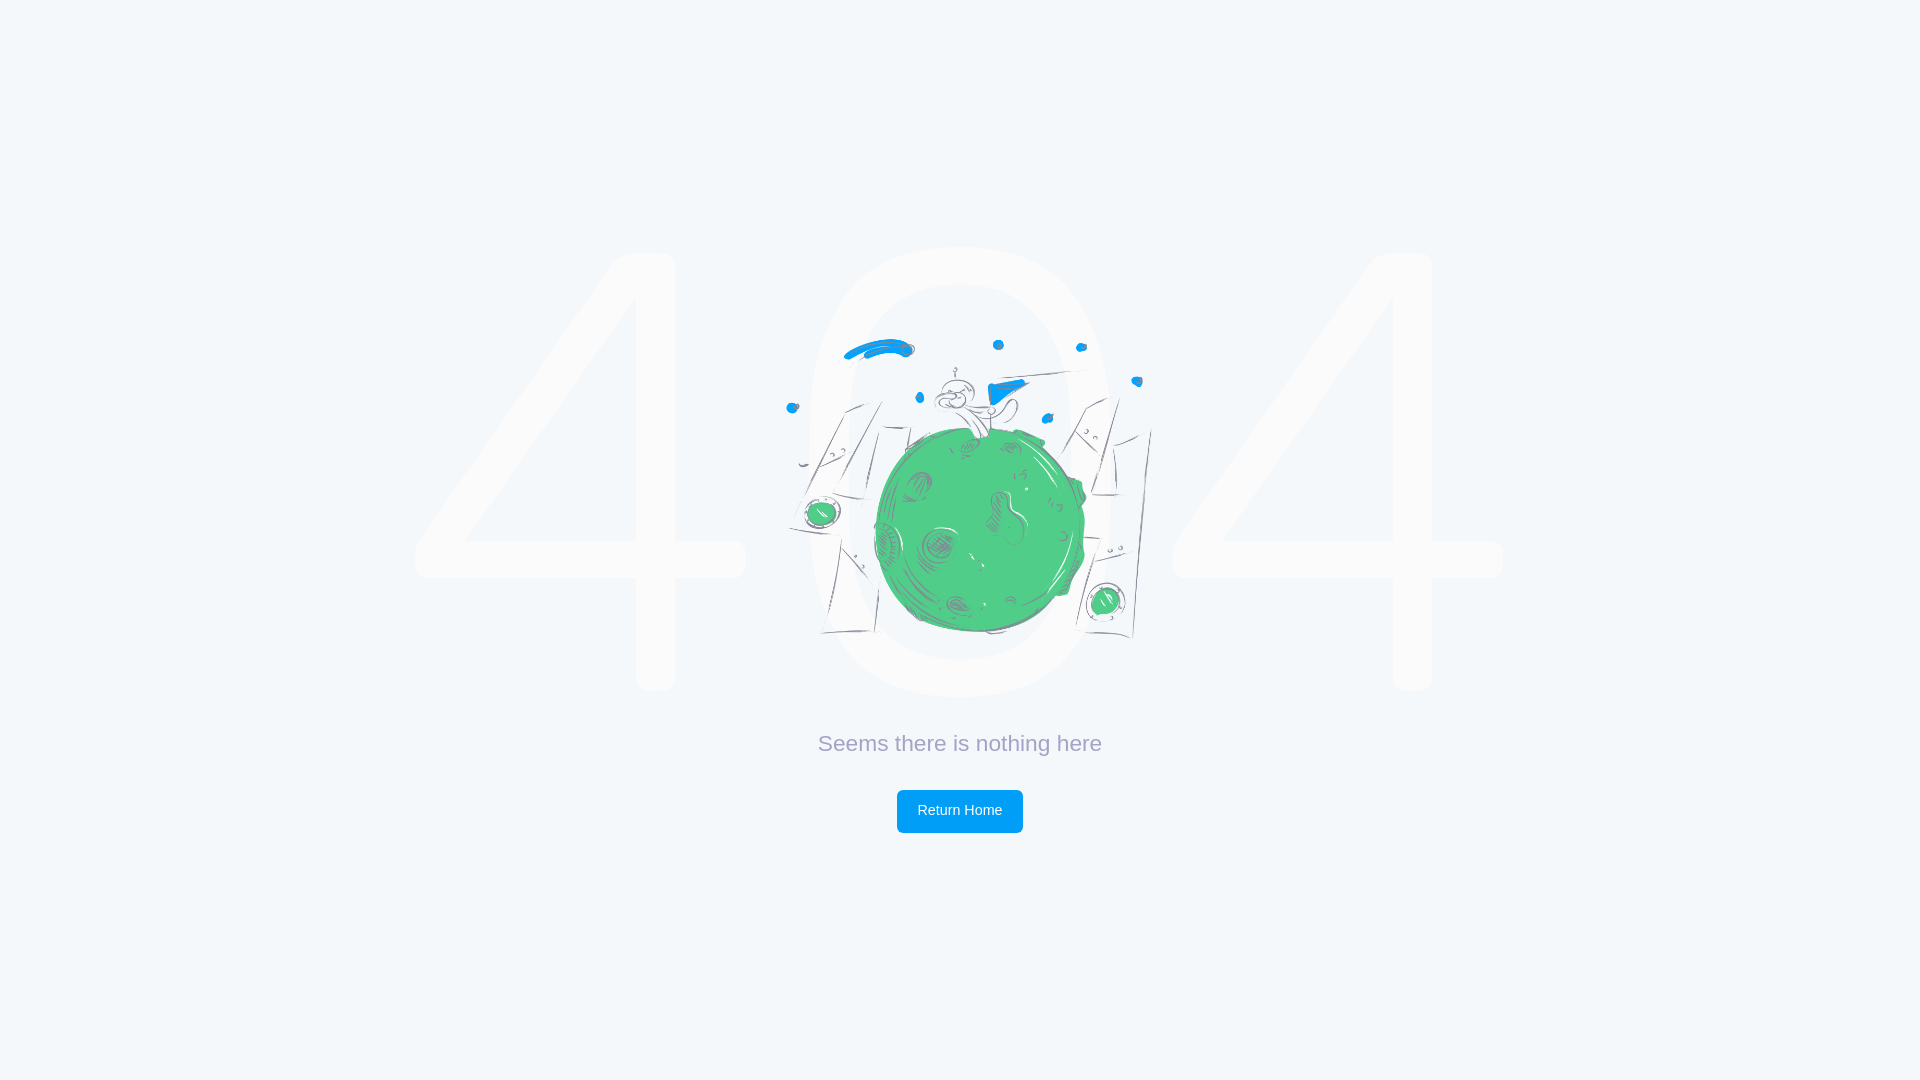 Image resolution: width=1920 pixels, height=1080 pixels. Describe the element at coordinates (960, 811) in the screenshot. I see `'Return Home'` at that location.